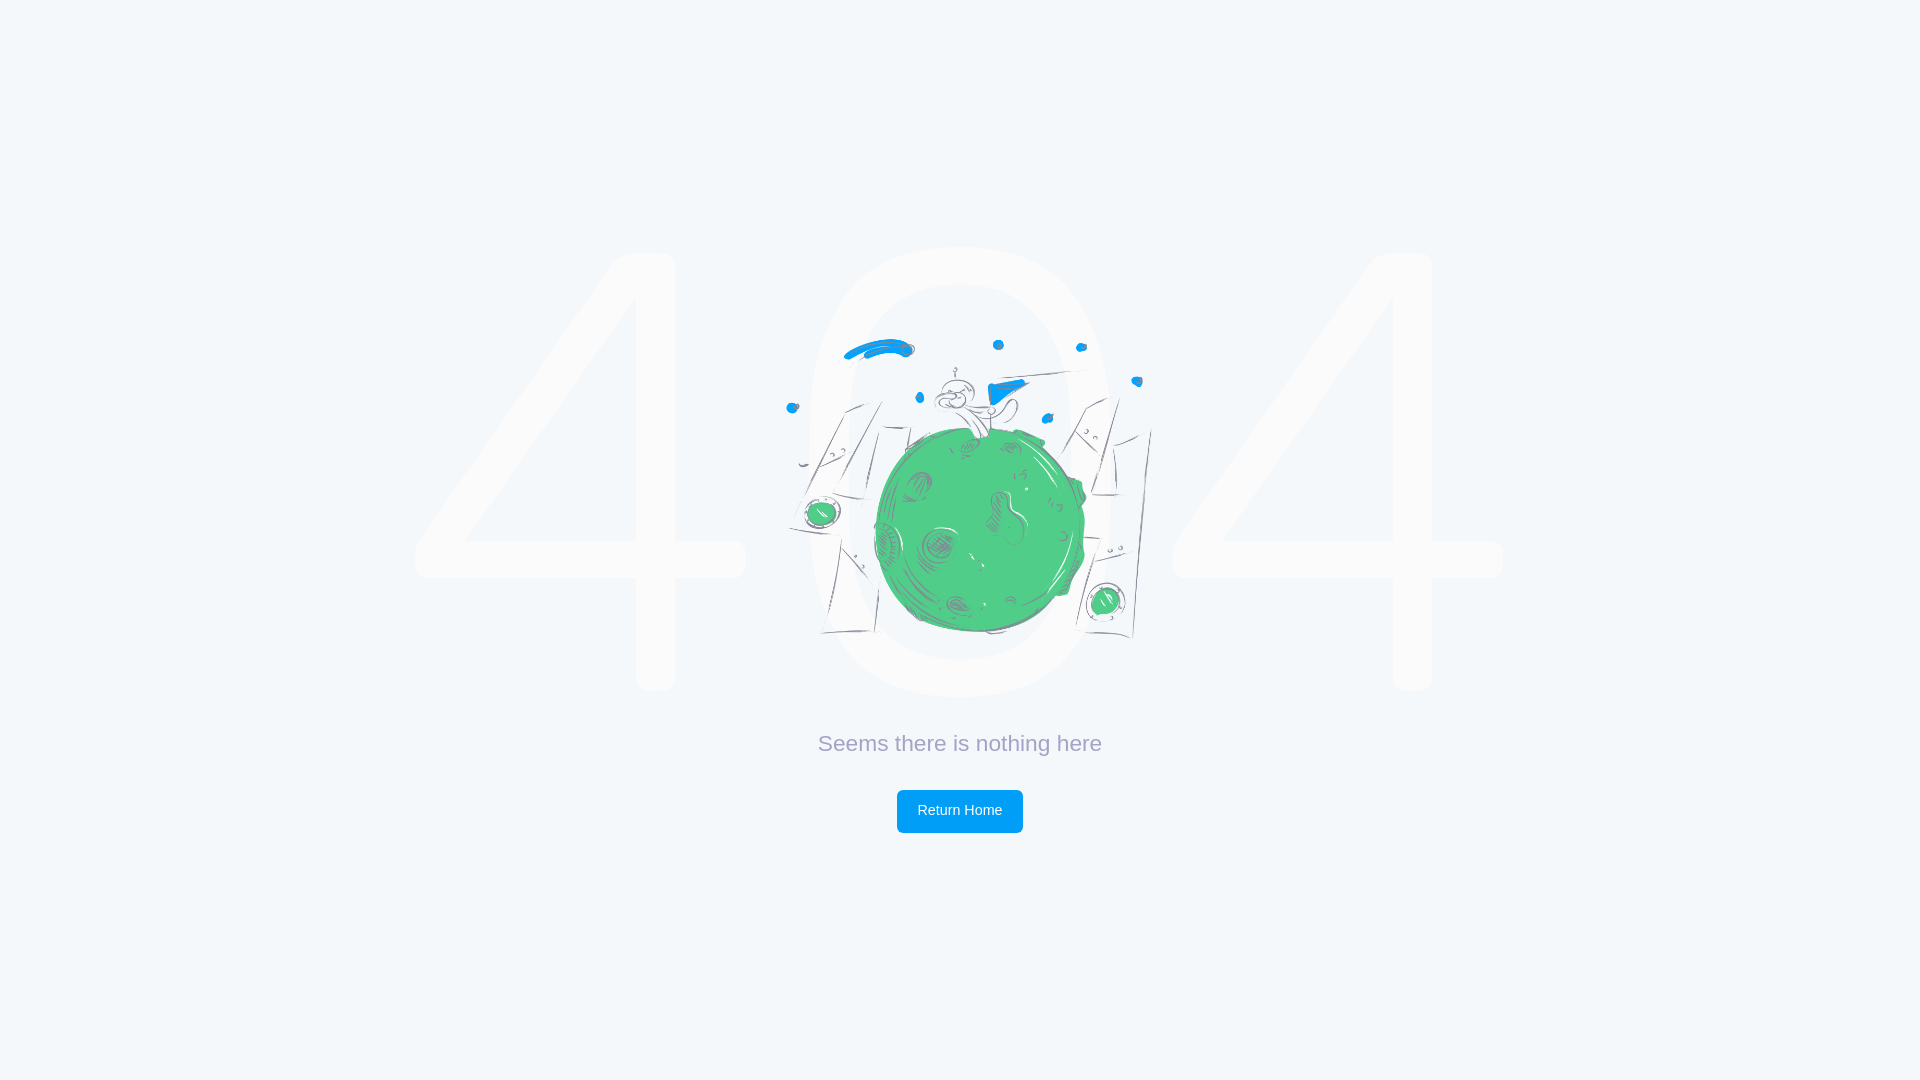 Image resolution: width=1920 pixels, height=1080 pixels. Describe the element at coordinates (960, 811) in the screenshot. I see `'Return Home'` at that location.